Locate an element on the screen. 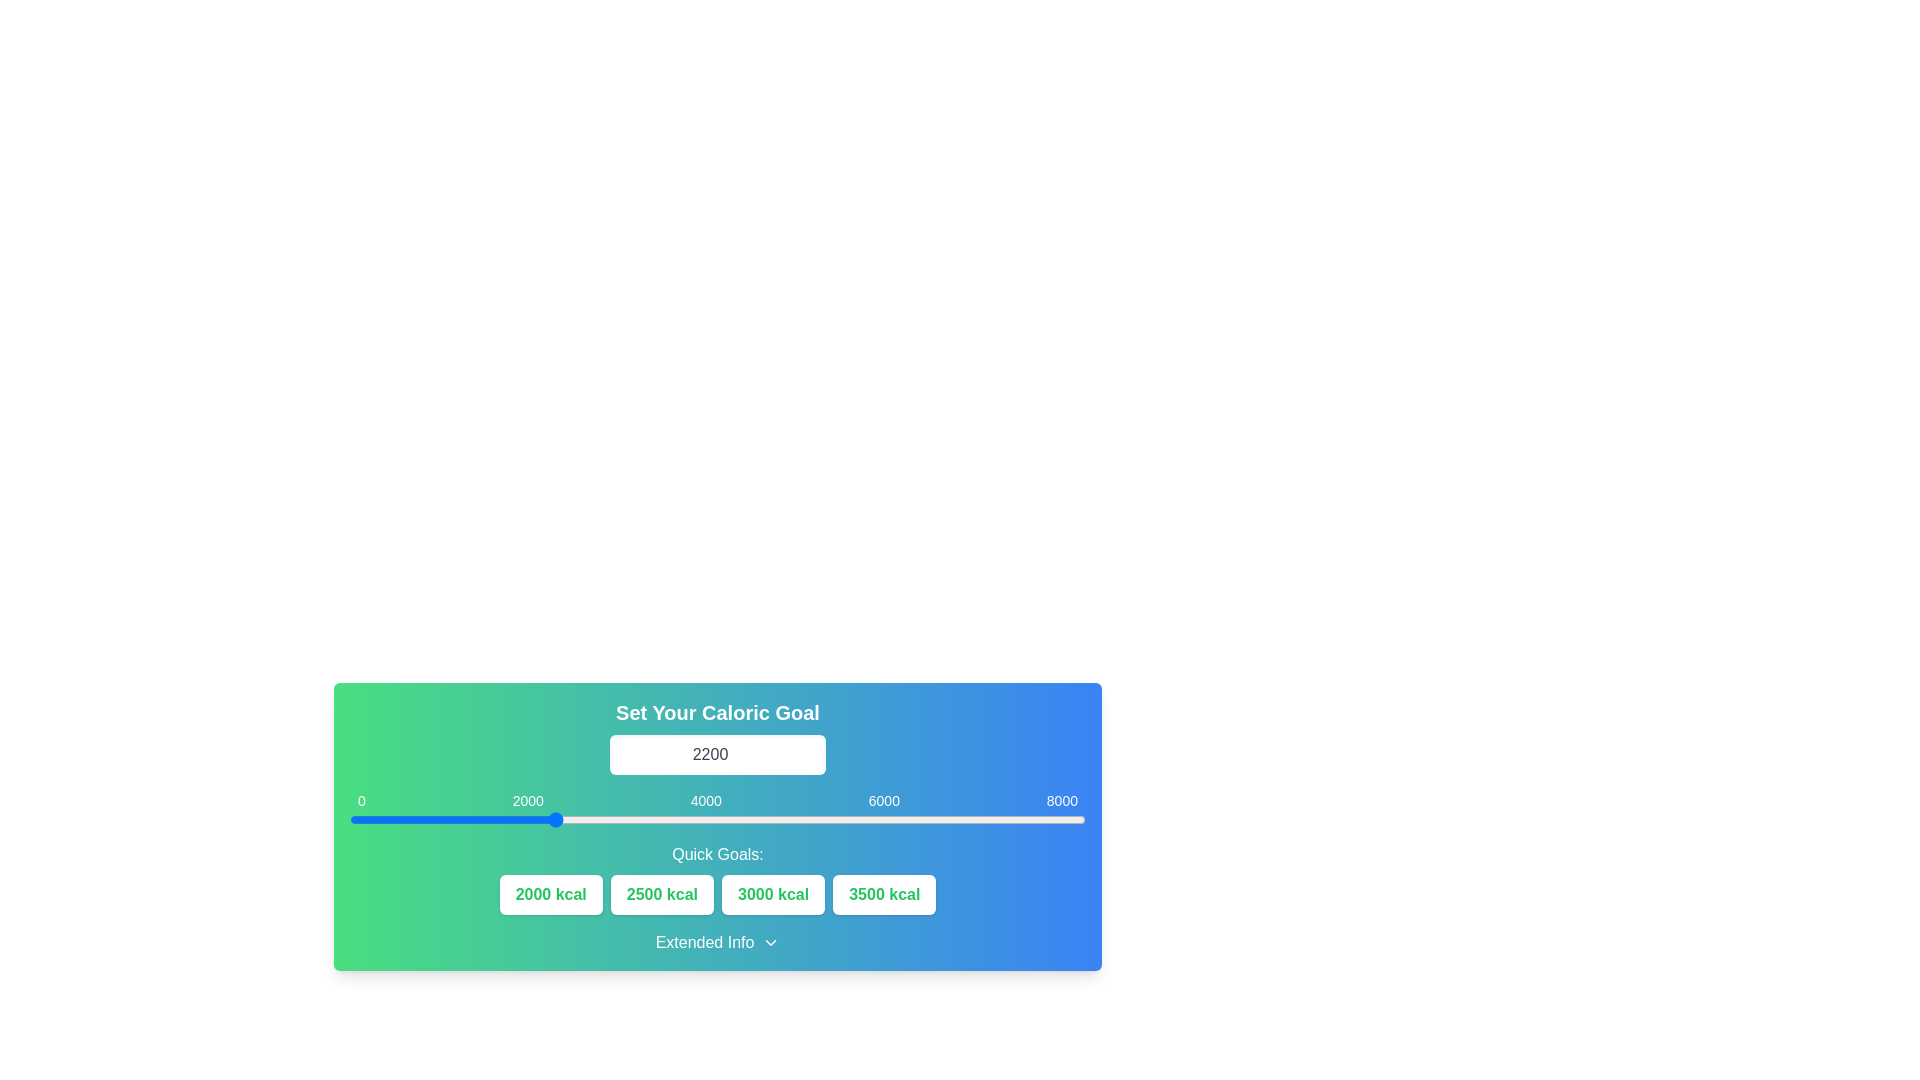 The height and width of the screenshot is (1080, 1920). the button in the 'Quick Goals' section of the 'Set Your Caloric Goal' panel is located at coordinates (718, 893).